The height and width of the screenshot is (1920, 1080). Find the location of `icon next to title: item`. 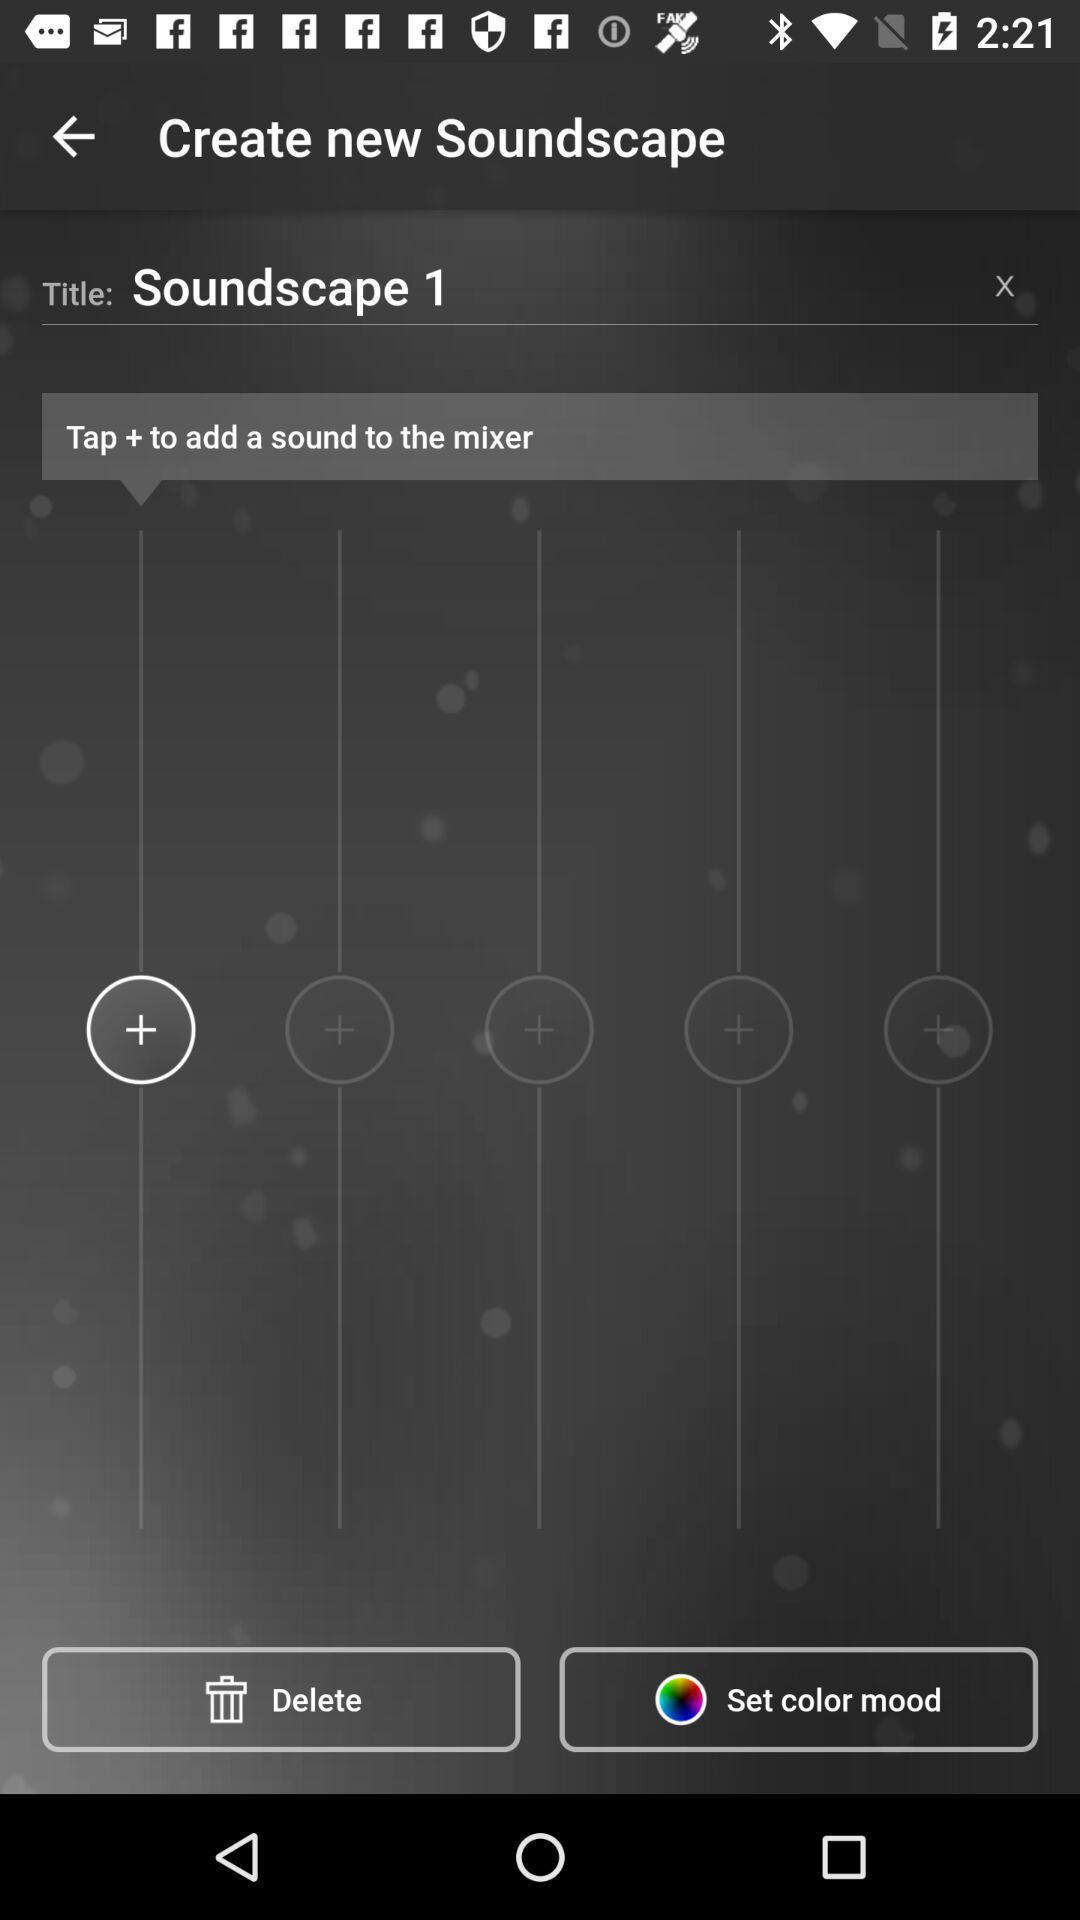

icon next to title: item is located at coordinates (551, 284).